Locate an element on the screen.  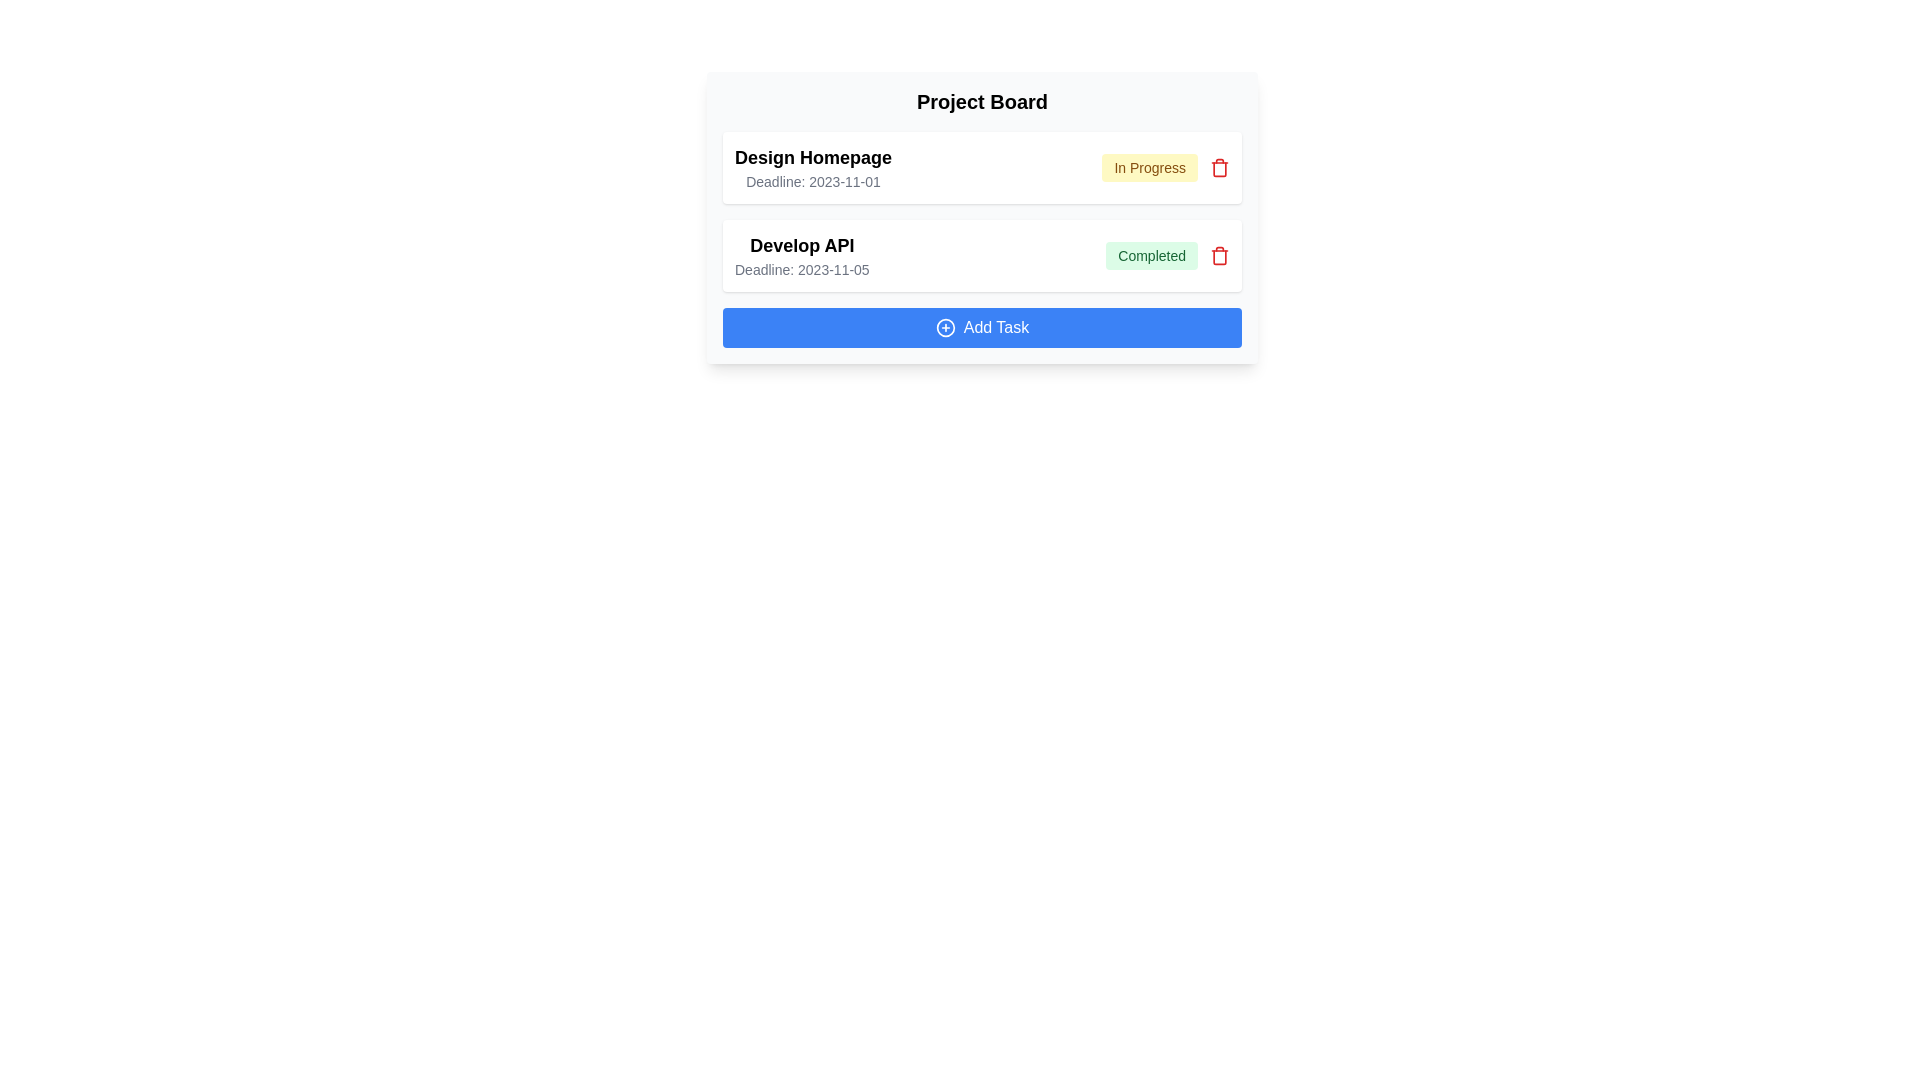
the delete button for the task with the name Design Homepage is located at coordinates (1218, 167).